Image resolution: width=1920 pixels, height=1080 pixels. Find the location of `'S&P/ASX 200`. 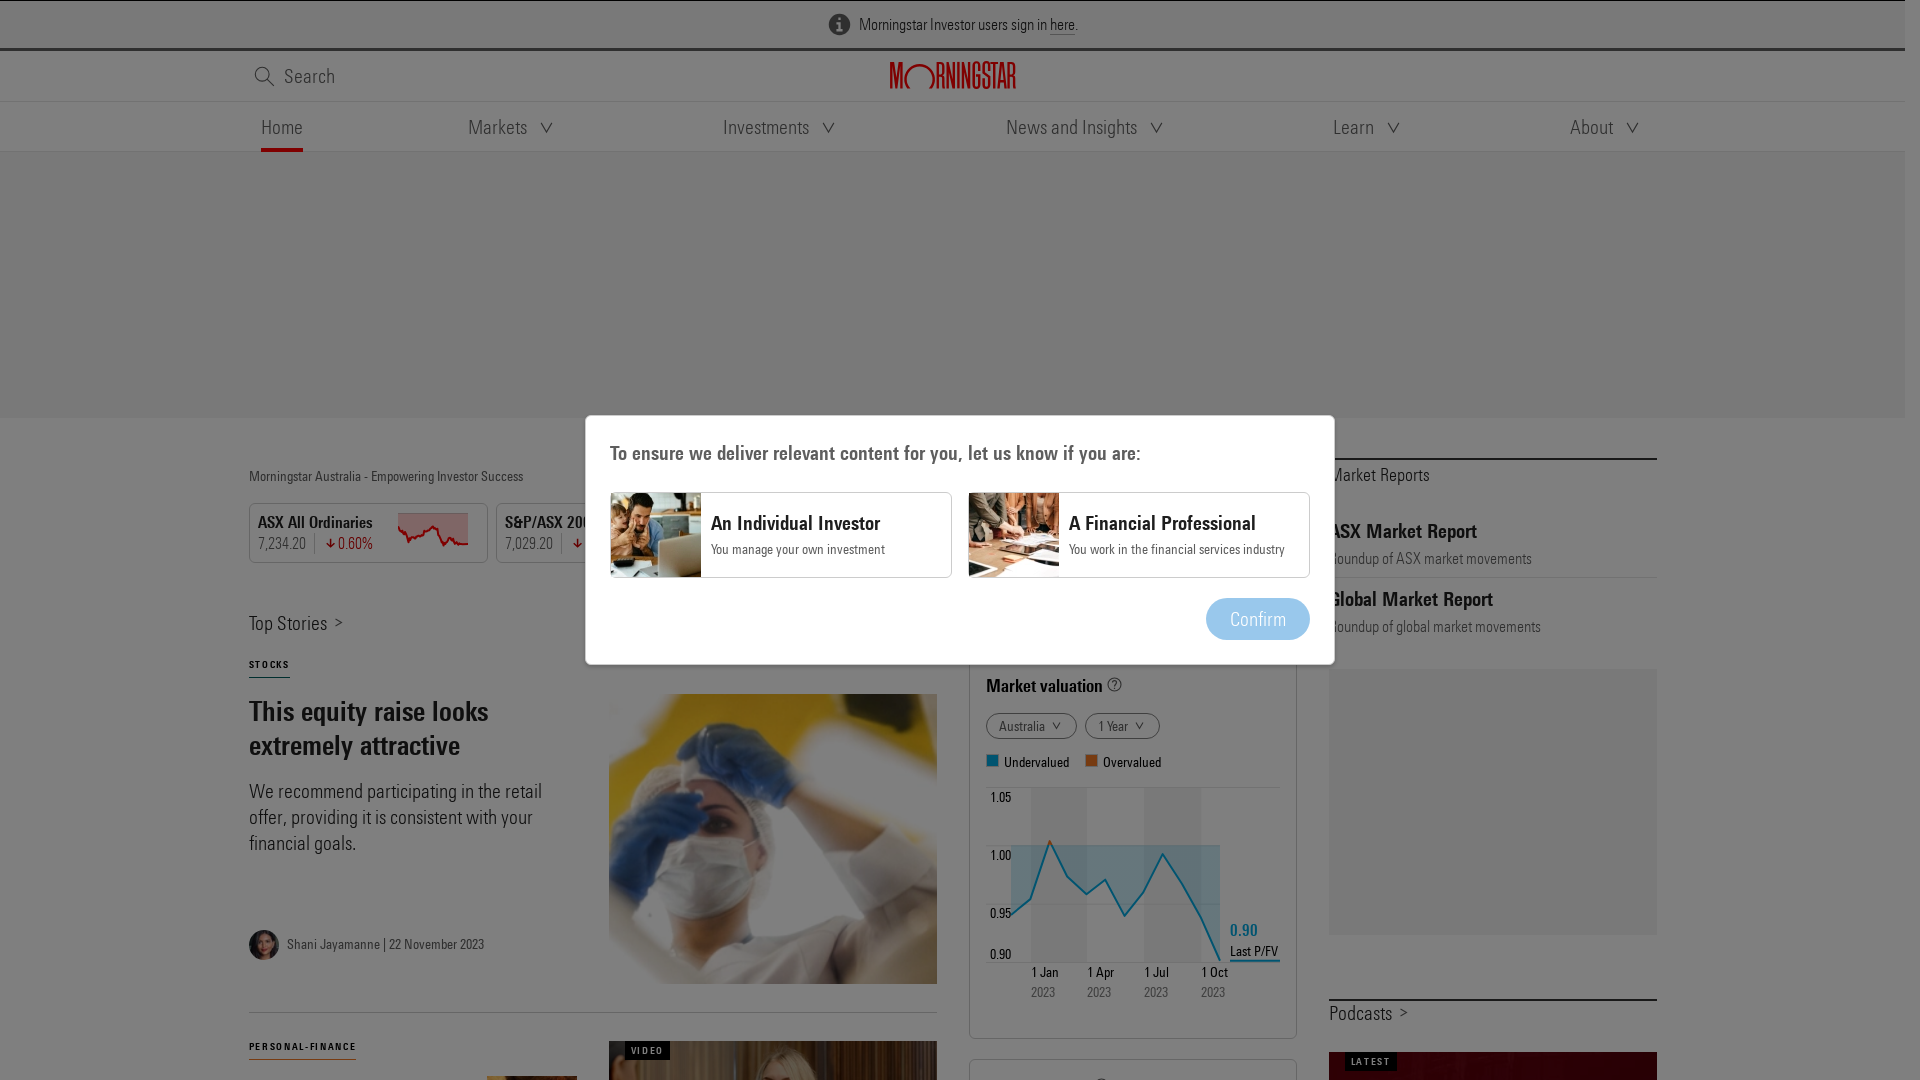

'S&P/ASX 200 is located at coordinates (618, 531).